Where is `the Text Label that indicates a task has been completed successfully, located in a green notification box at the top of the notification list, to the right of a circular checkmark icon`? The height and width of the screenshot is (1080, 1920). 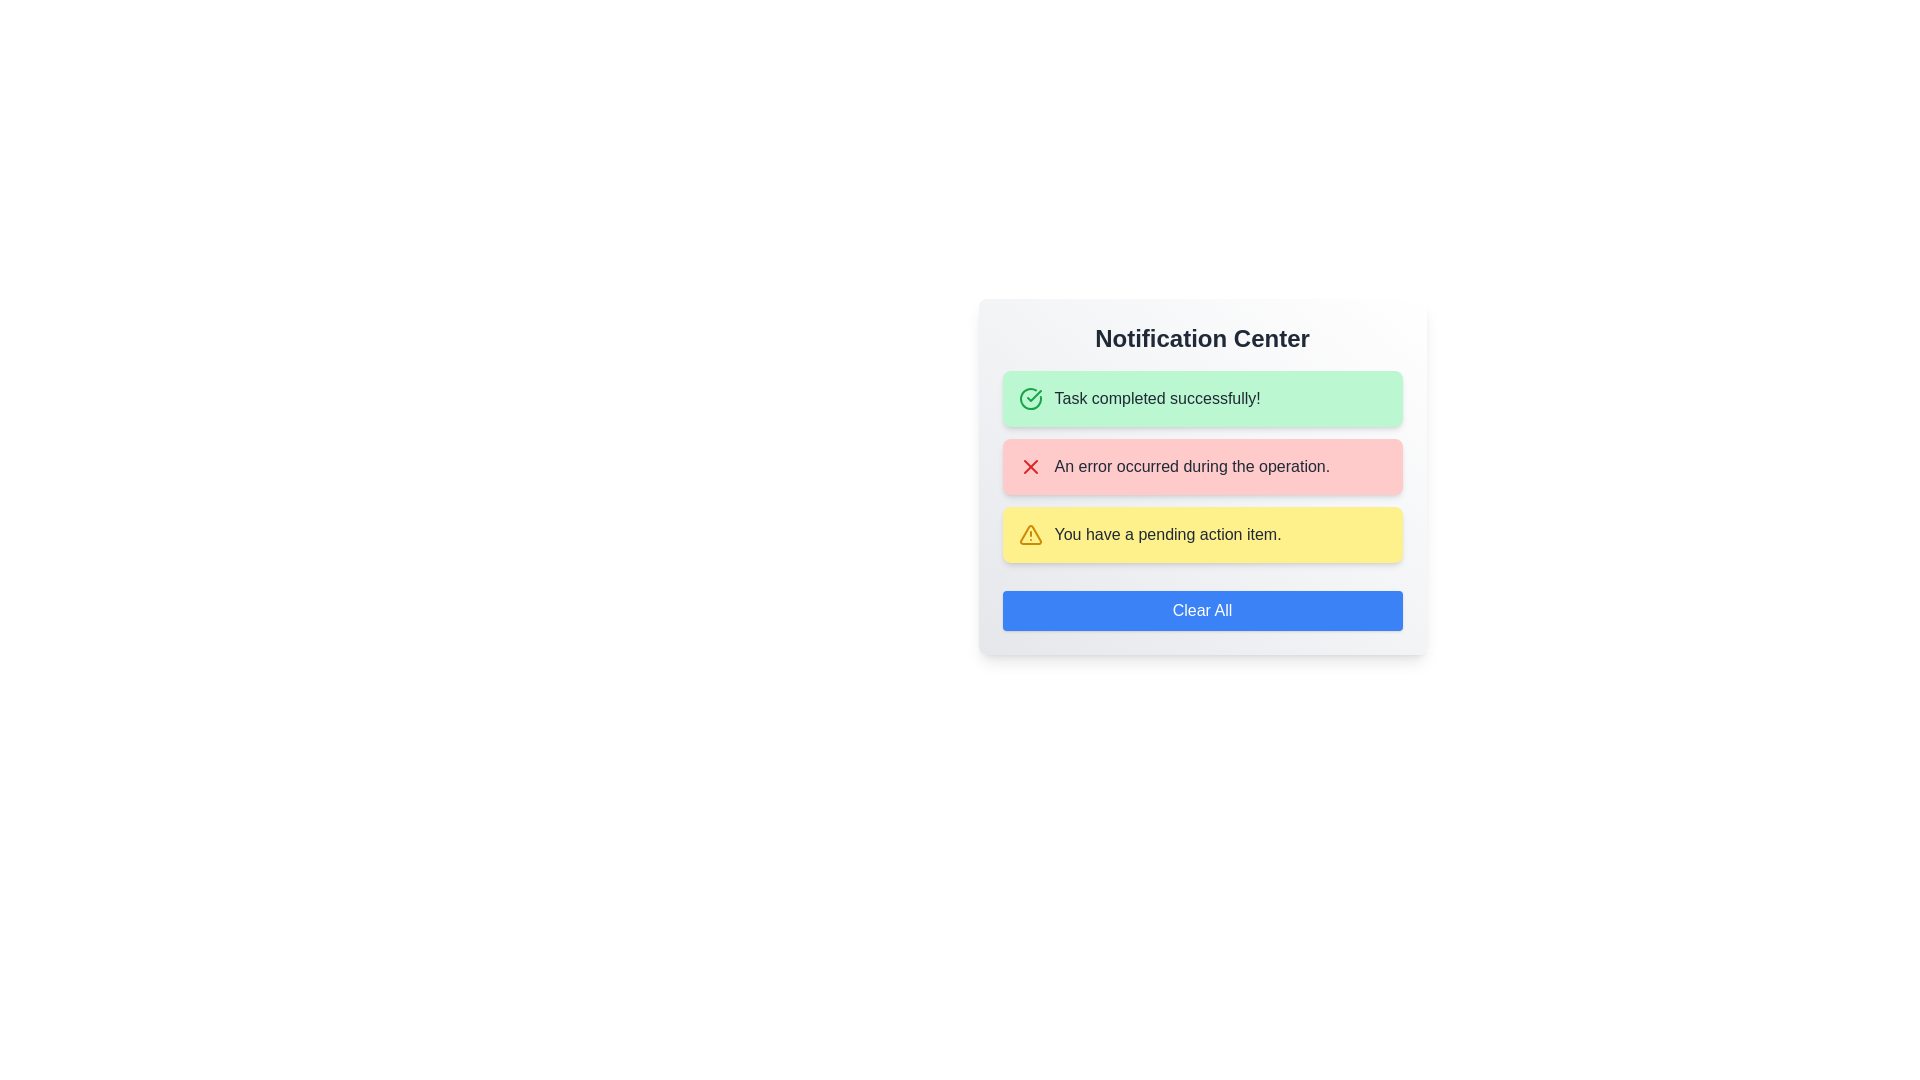
the Text Label that indicates a task has been completed successfully, located in a green notification box at the top of the notification list, to the right of a circular checkmark icon is located at coordinates (1157, 398).